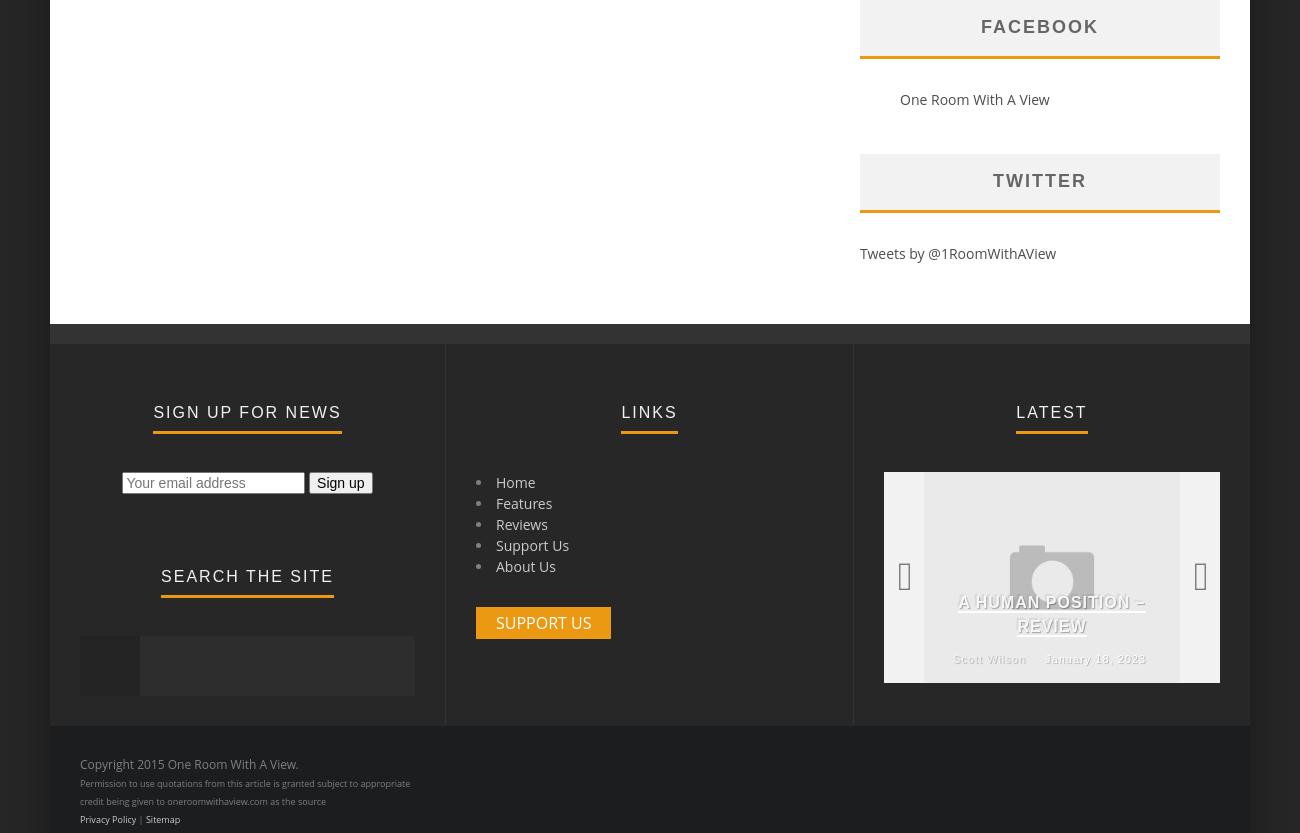 The height and width of the screenshot is (833, 1300). I want to click on 'SUPPORT US', so click(542, 623).